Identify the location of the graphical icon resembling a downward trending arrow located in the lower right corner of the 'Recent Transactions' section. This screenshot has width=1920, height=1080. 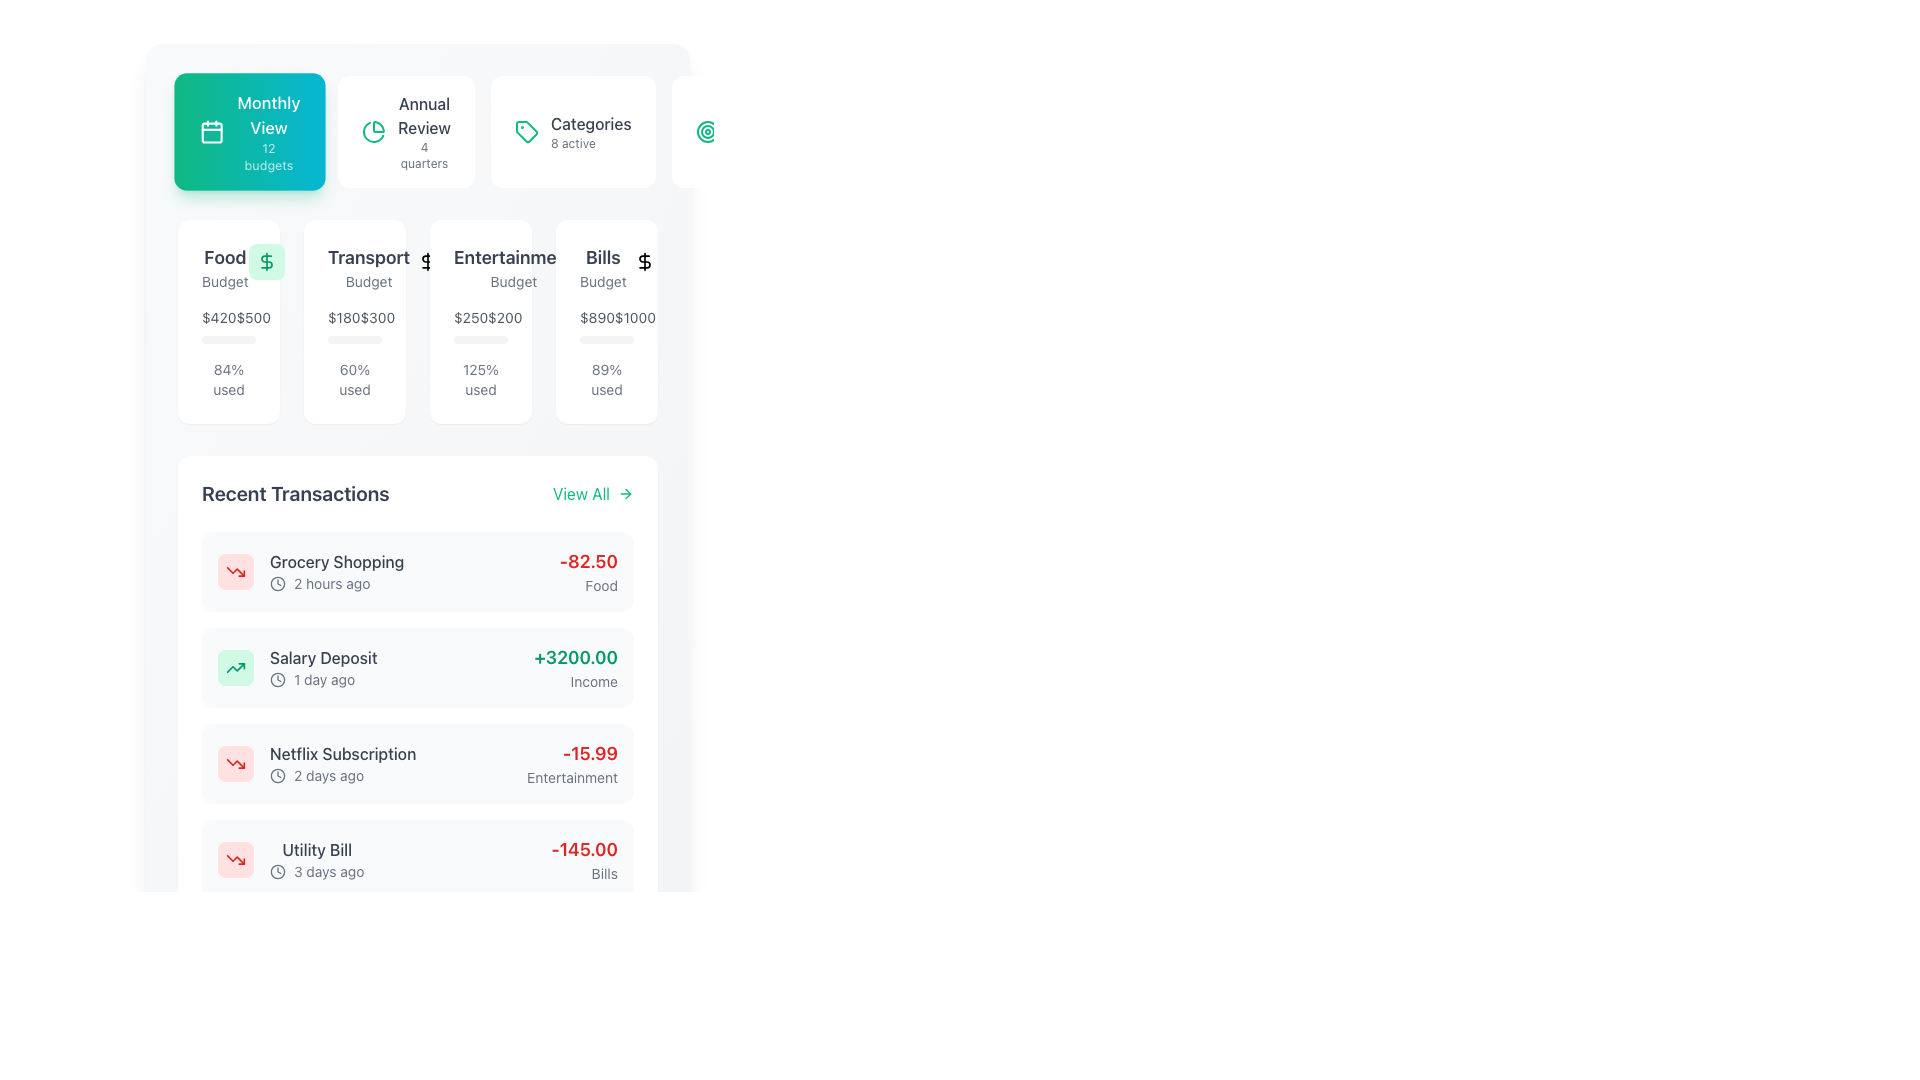
(235, 763).